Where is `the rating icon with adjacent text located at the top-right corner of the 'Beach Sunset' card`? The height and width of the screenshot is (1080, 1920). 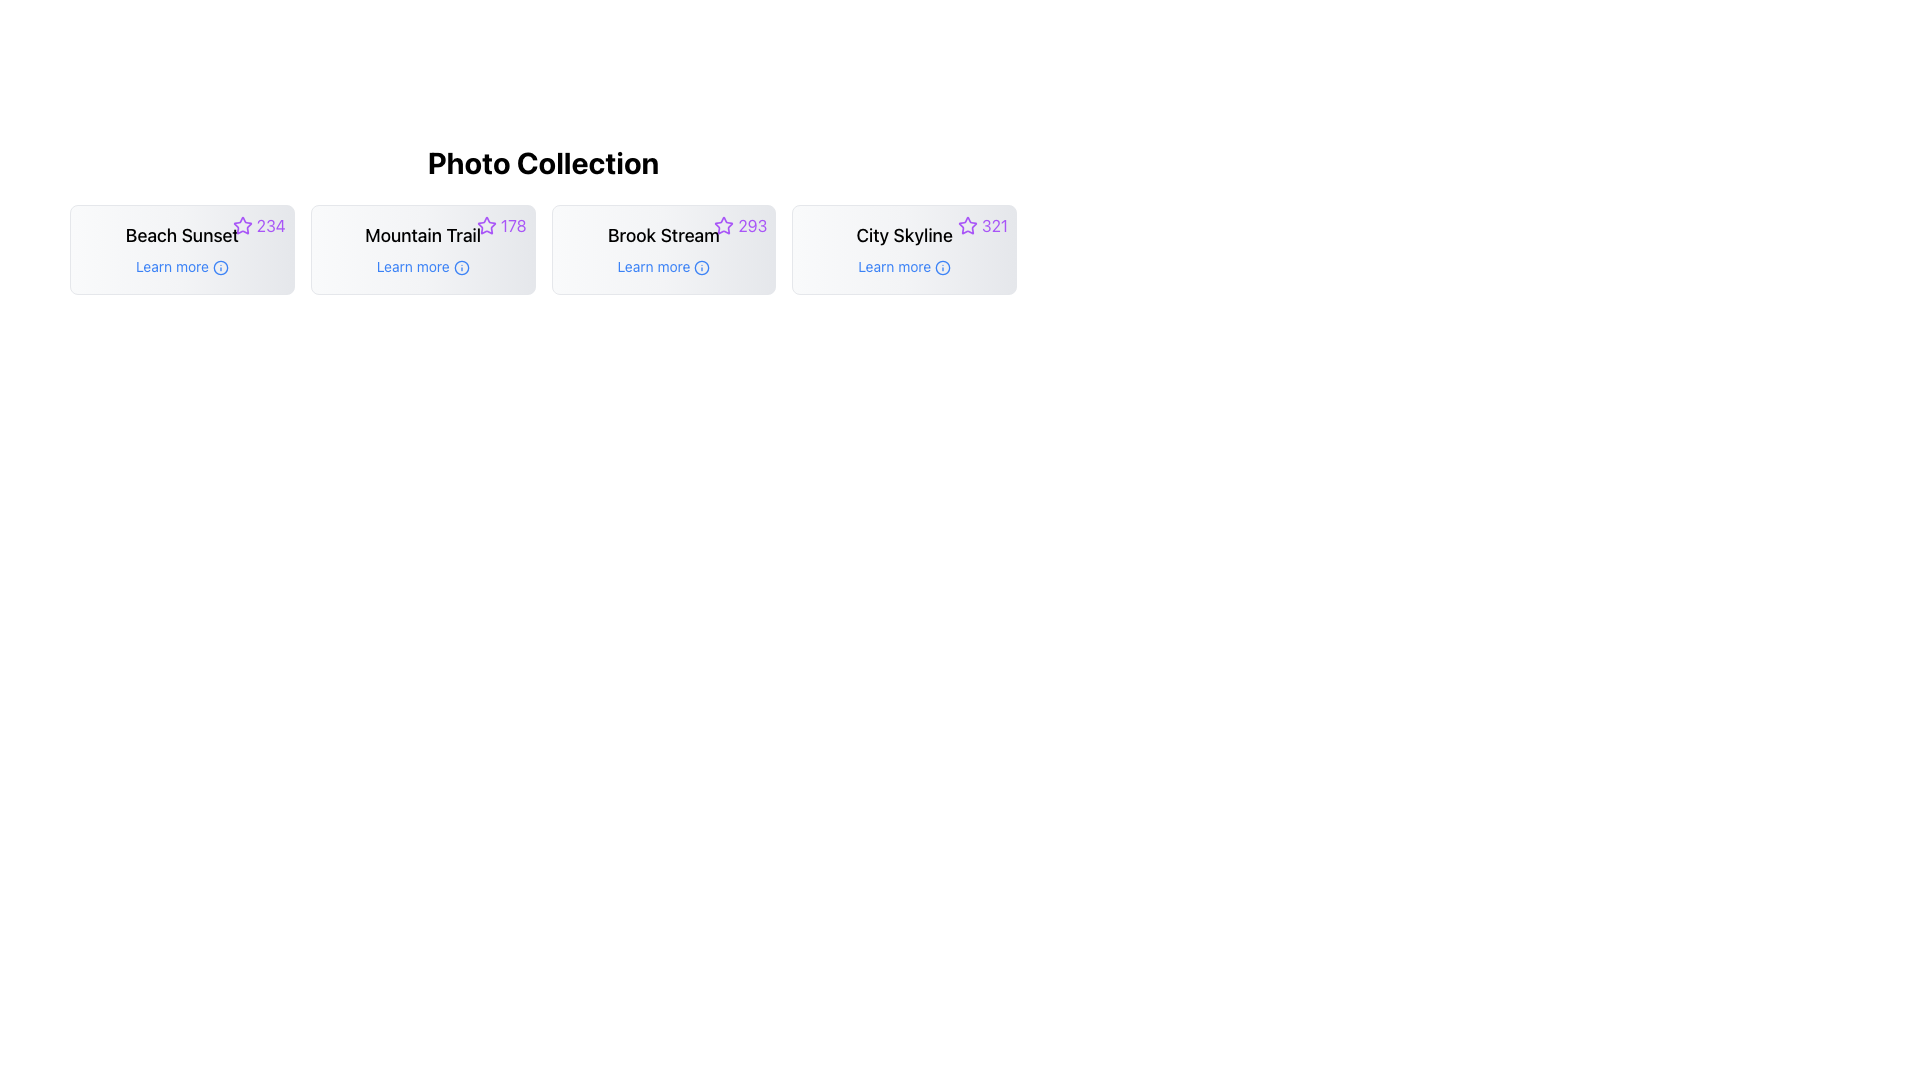
the rating icon with adjacent text located at the top-right corner of the 'Beach Sunset' card is located at coordinates (258, 225).